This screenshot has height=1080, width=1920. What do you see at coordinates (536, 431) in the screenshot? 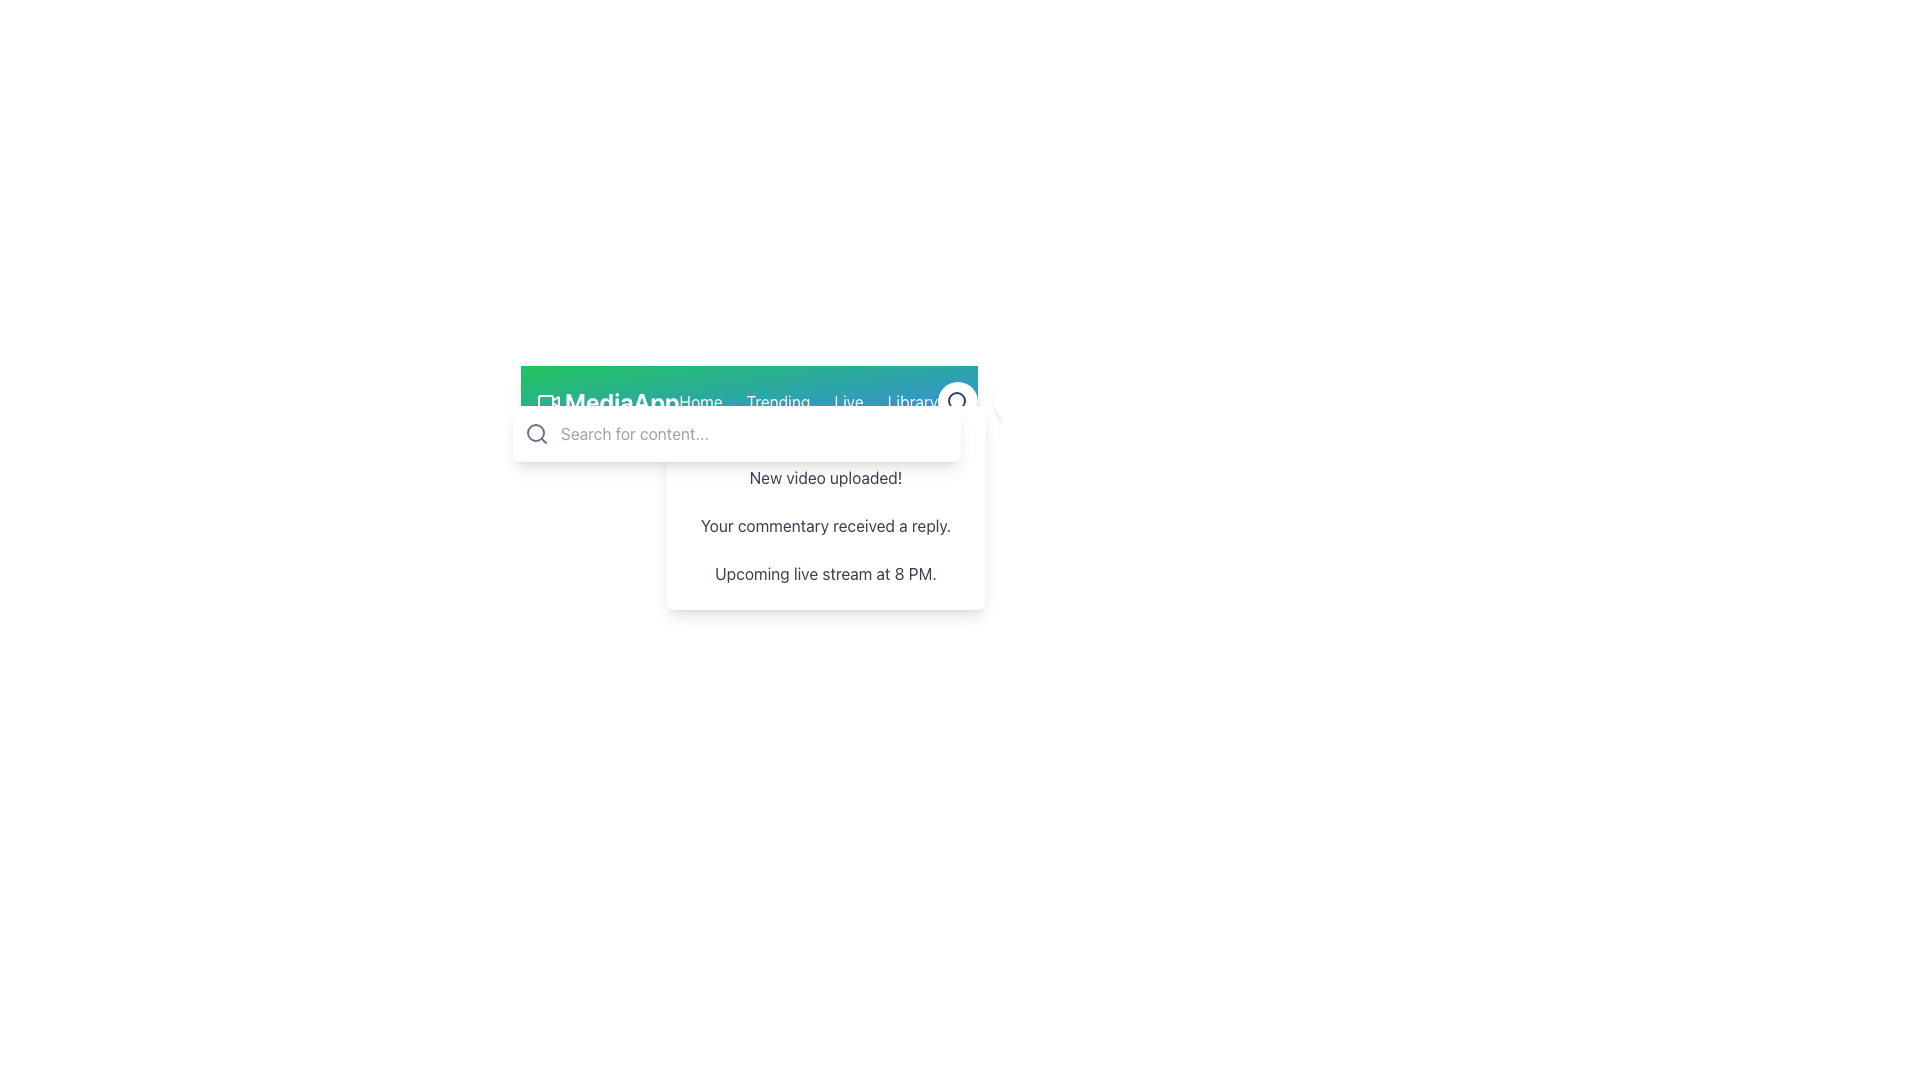
I see `the Circle component of the magnifying glass icon, which serves as the lens for initiating a search action` at bounding box center [536, 431].